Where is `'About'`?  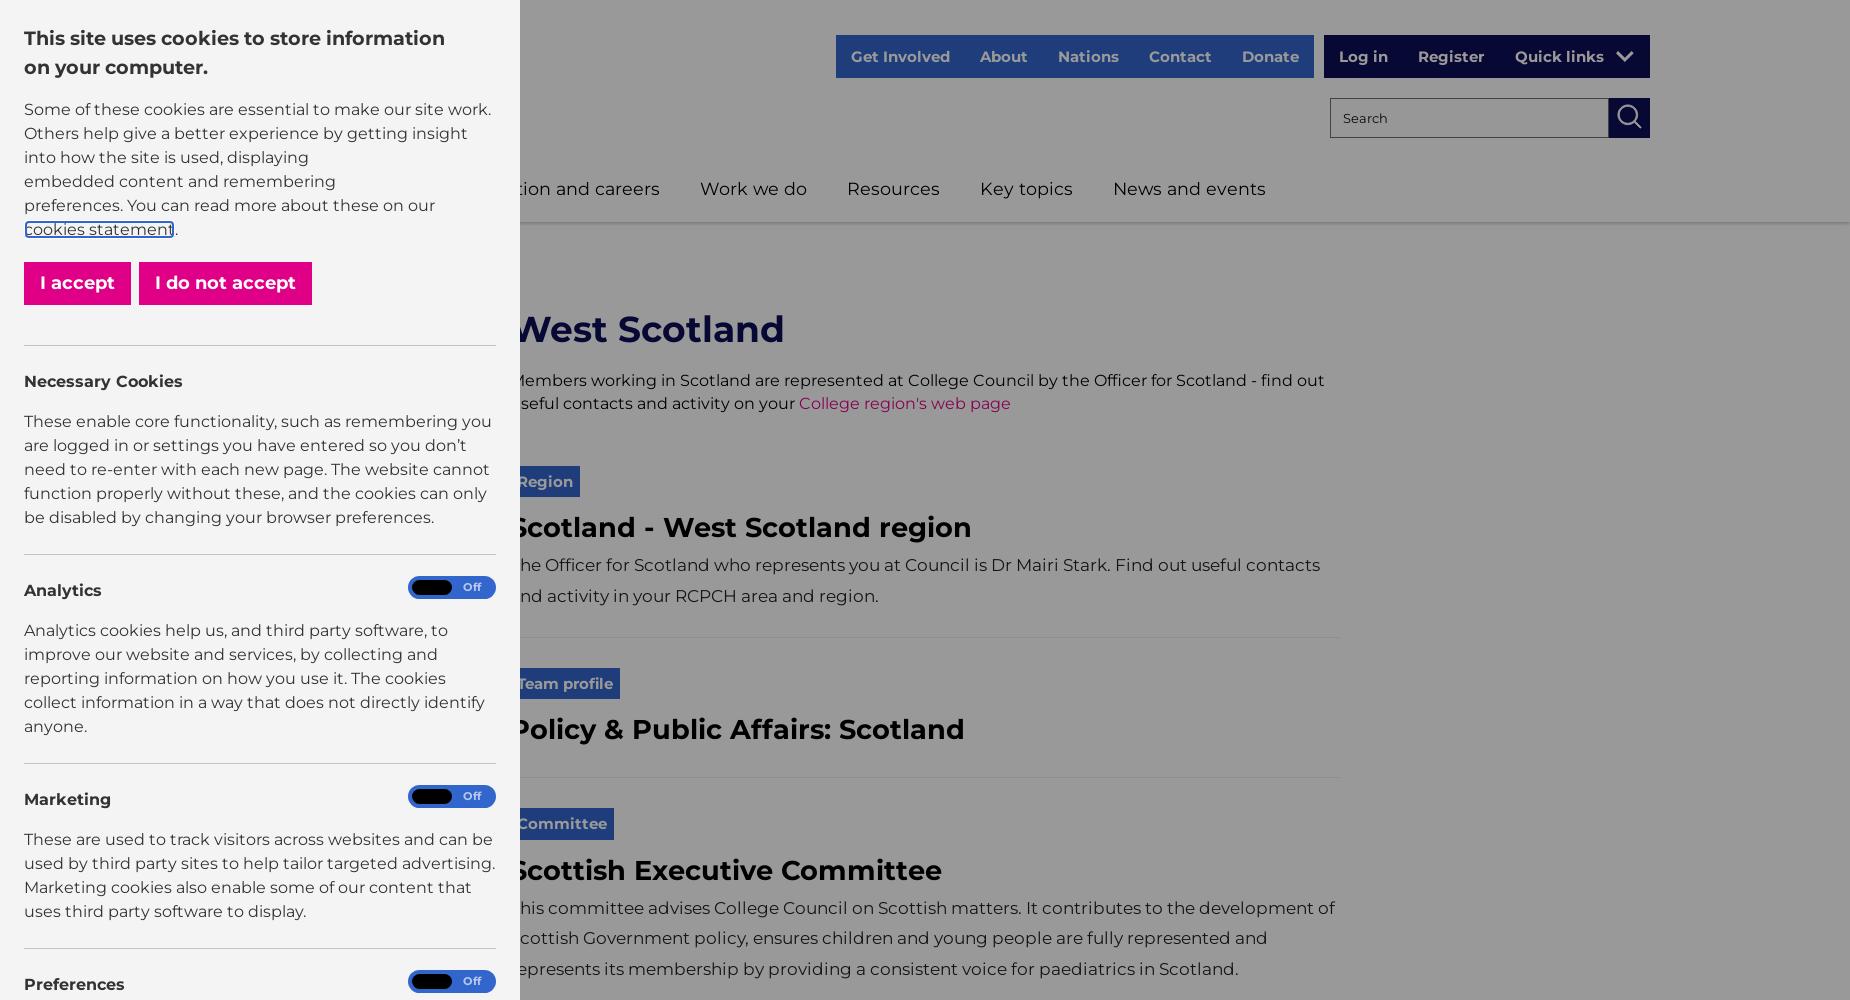 'About' is located at coordinates (1002, 56).